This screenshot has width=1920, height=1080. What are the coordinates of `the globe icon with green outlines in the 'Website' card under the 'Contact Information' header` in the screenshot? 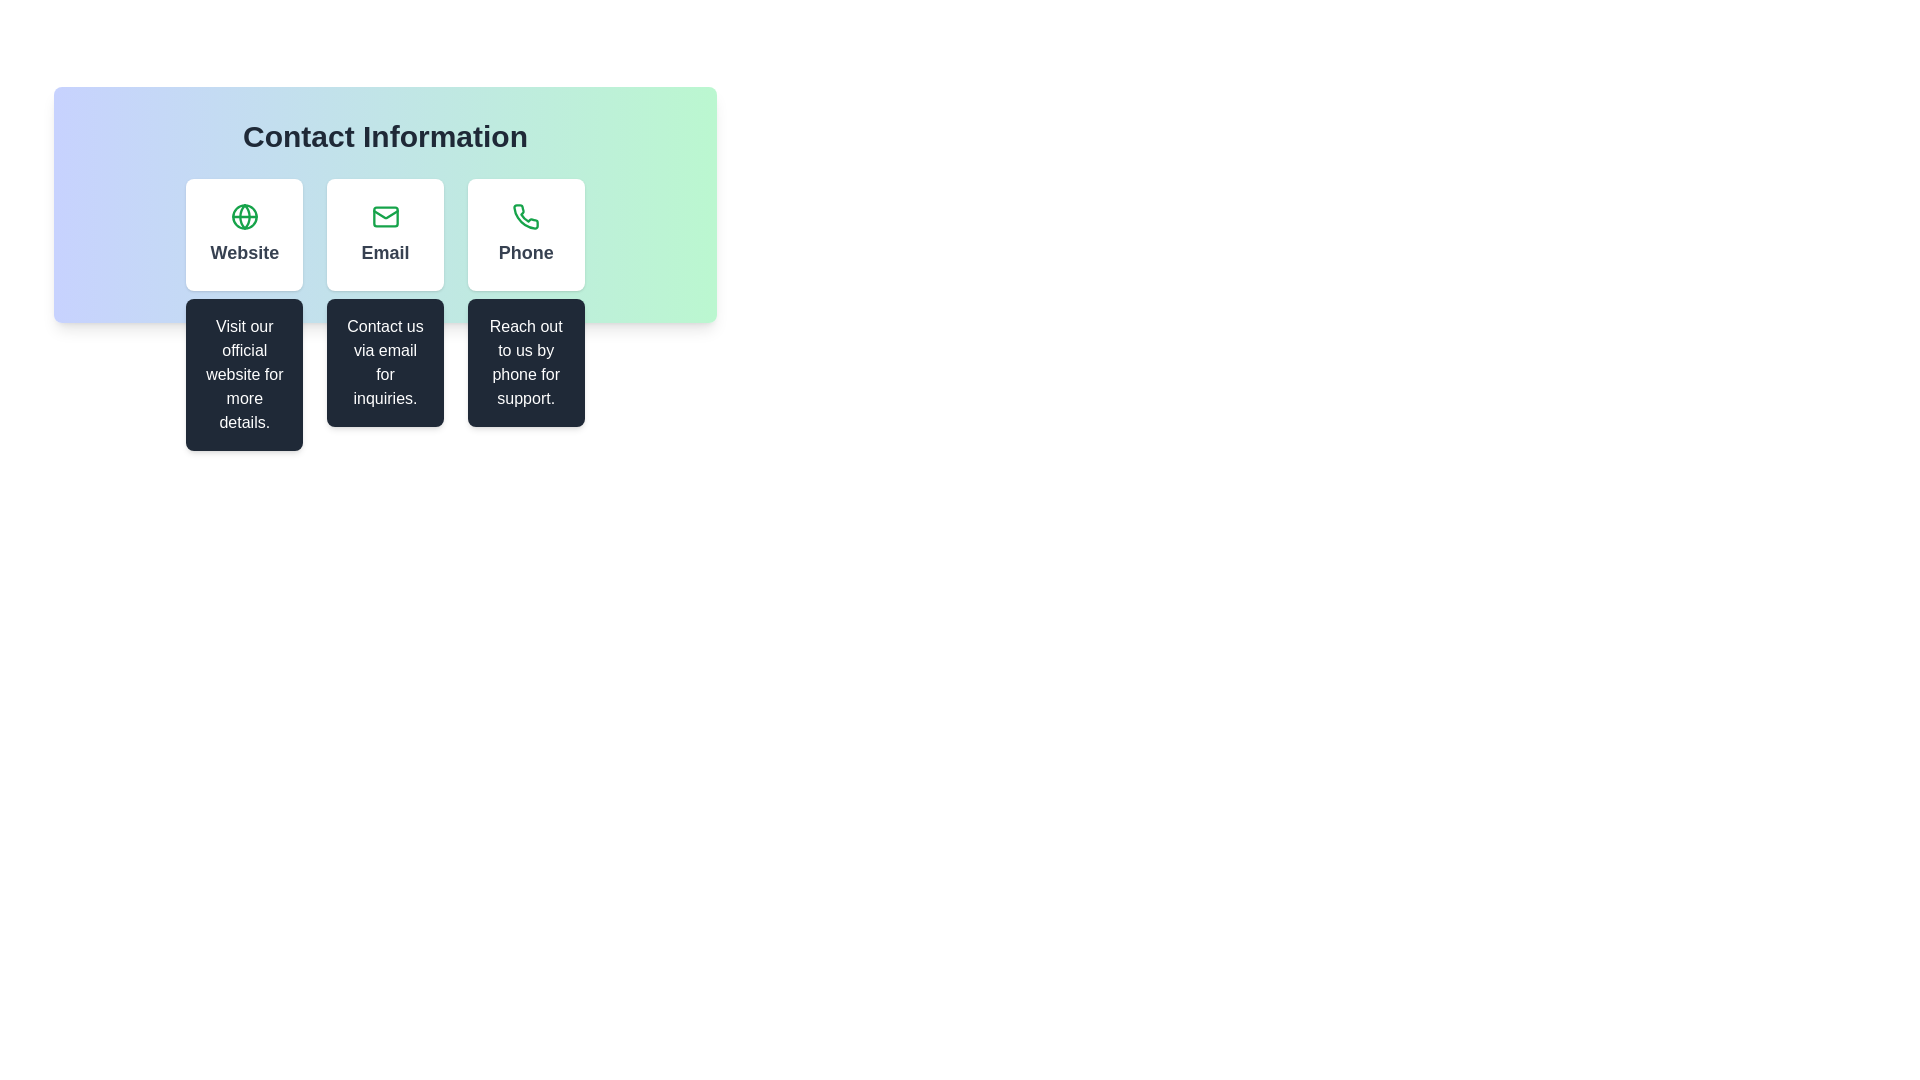 It's located at (243, 216).